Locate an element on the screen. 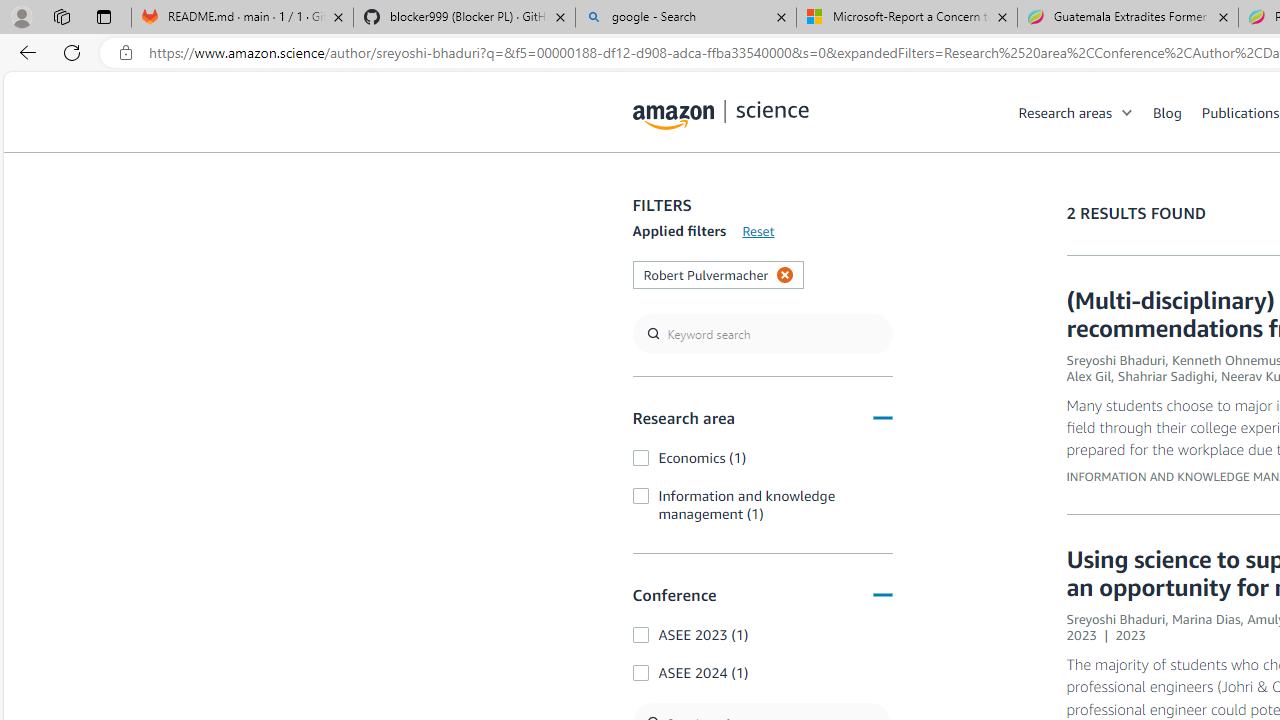 The width and height of the screenshot is (1280, 720). 'Class: chevron' is located at coordinates (1128, 117).